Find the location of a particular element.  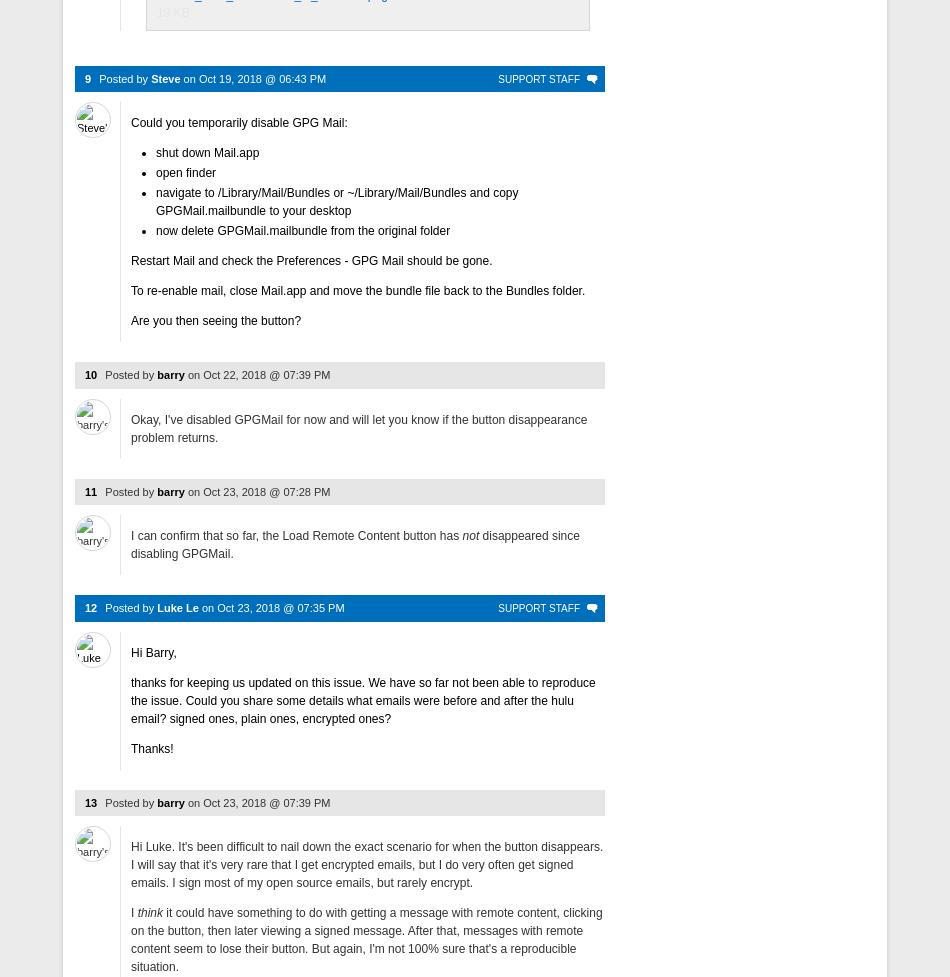

'9' is located at coordinates (85, 77).